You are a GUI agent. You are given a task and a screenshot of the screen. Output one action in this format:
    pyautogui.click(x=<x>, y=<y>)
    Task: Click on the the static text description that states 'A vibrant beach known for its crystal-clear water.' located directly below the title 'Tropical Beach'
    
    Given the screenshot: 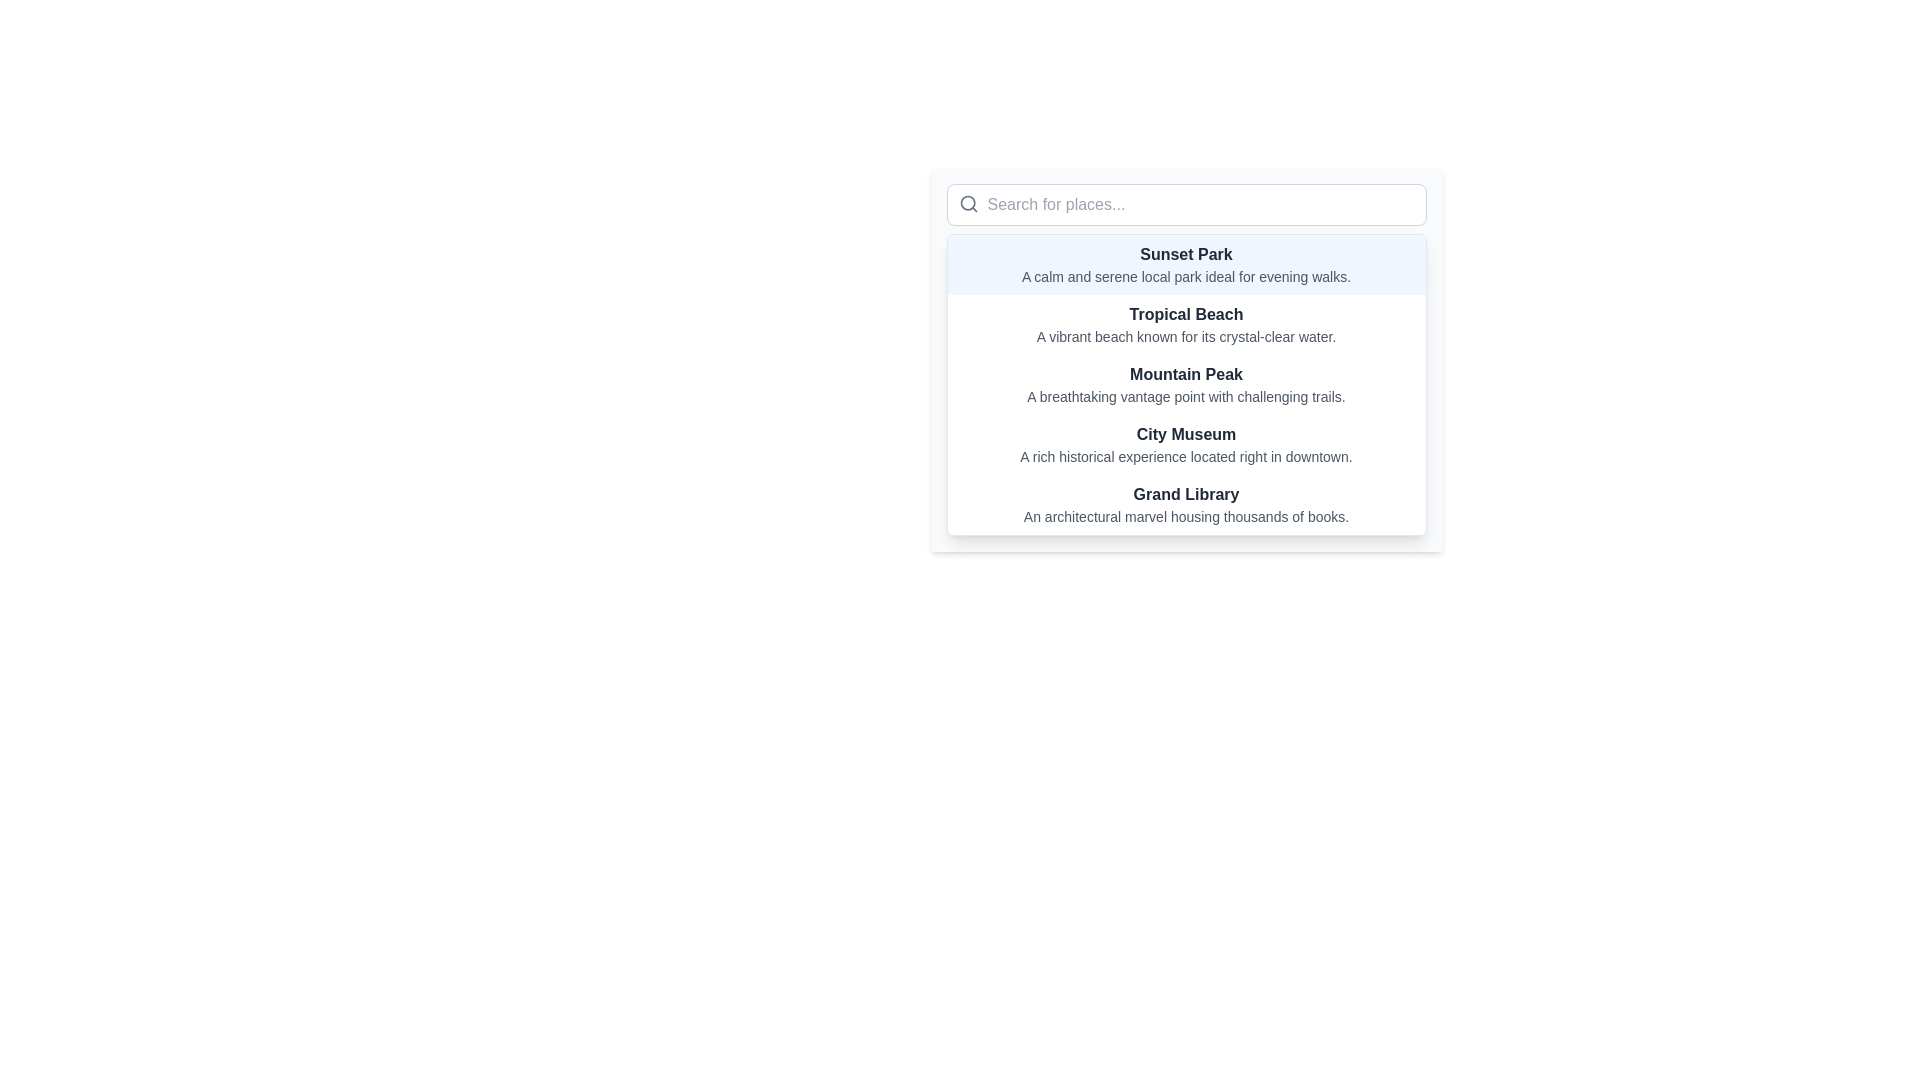 What is the action you would take?
    pyautogui.click(x=1186, y=335)
    